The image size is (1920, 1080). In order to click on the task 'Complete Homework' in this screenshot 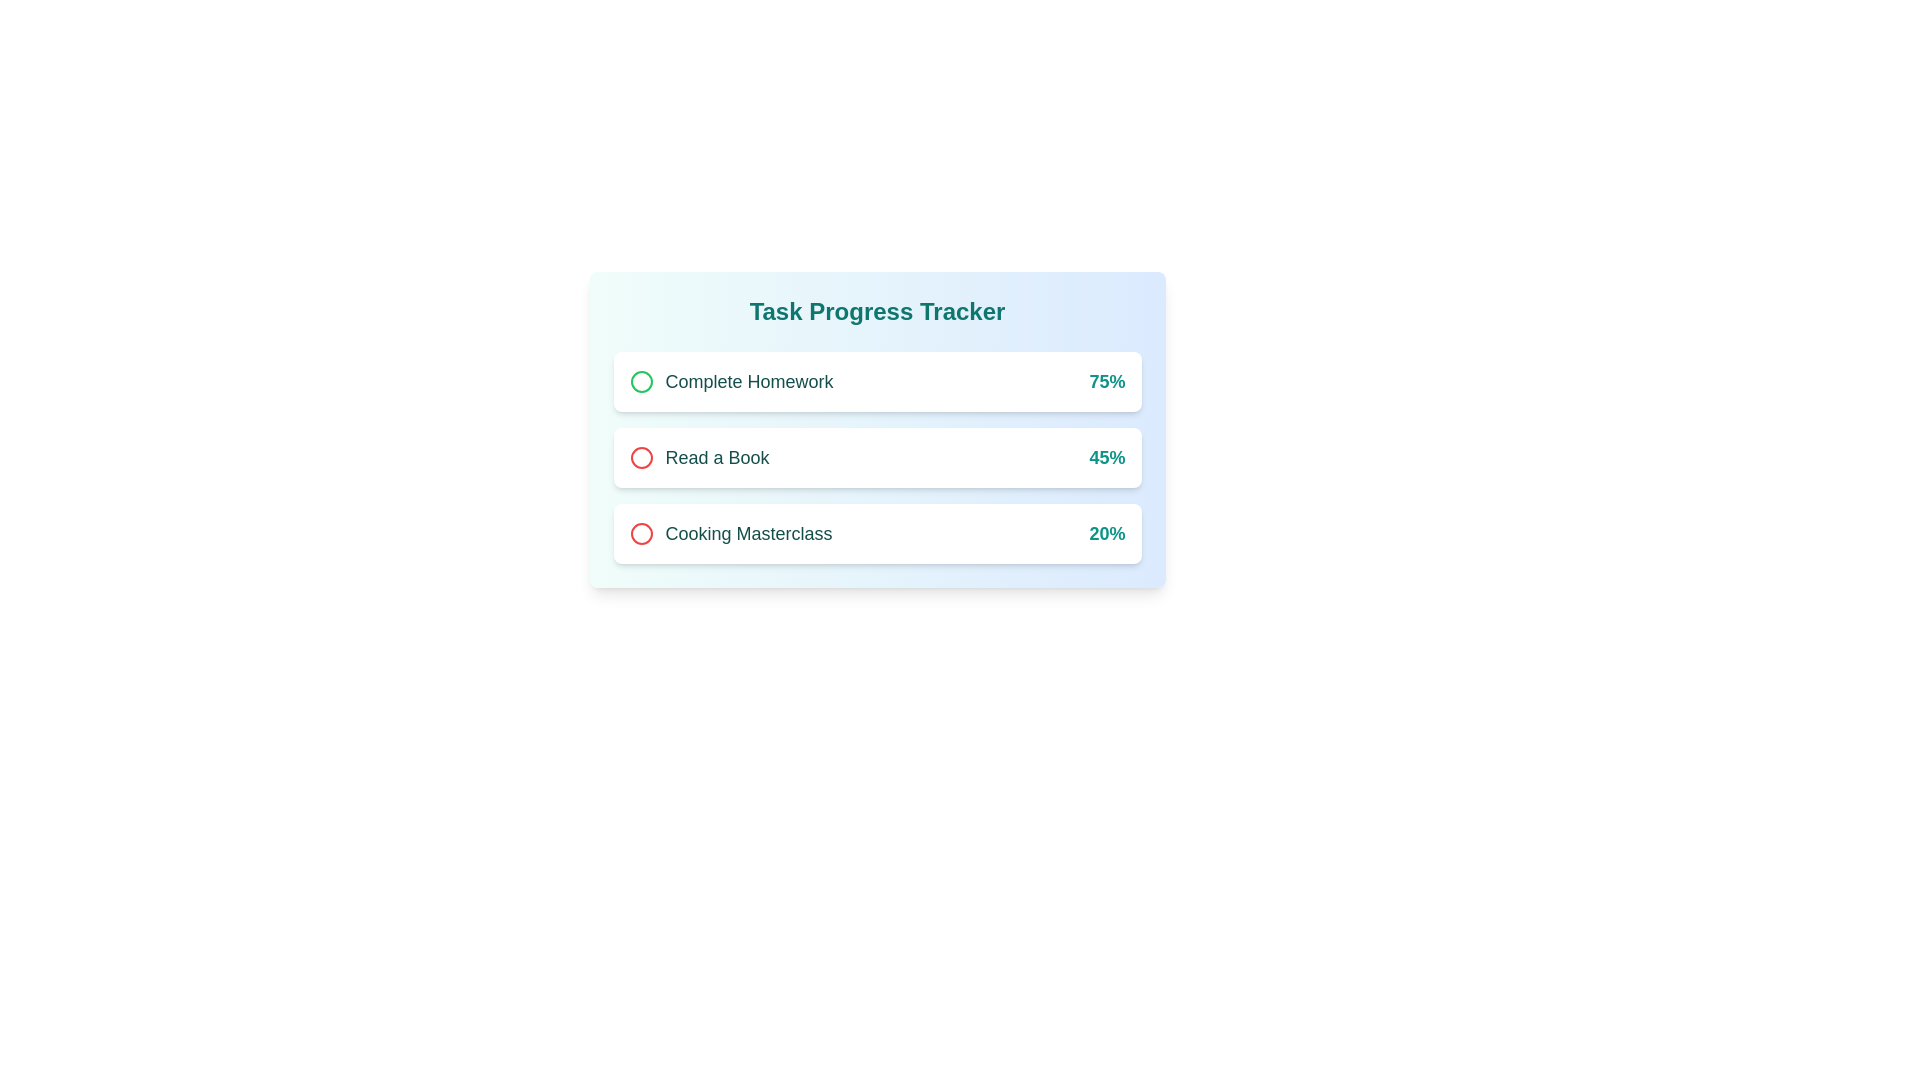, I will do `click(877, 381)`.